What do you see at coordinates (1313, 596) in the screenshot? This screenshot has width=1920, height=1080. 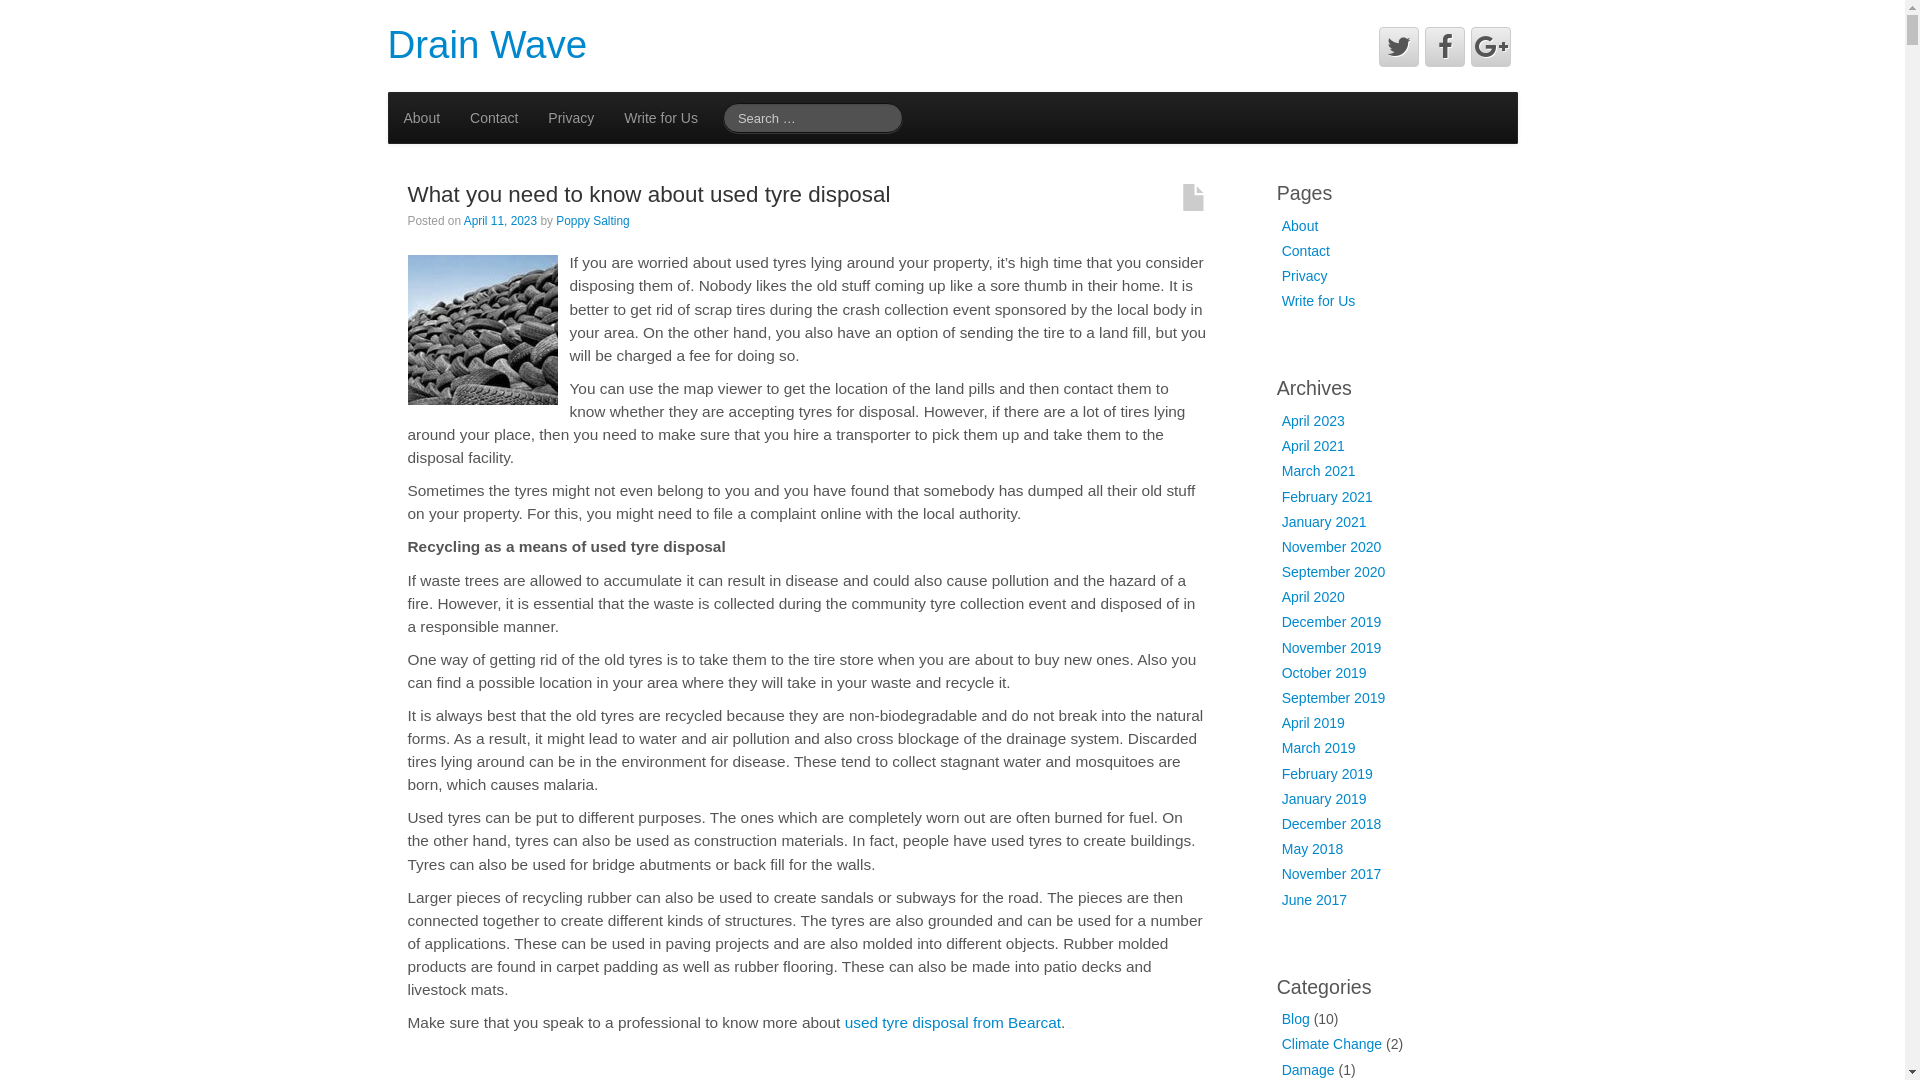 I see `'April 2020'` at bounding box center [1313, 596].